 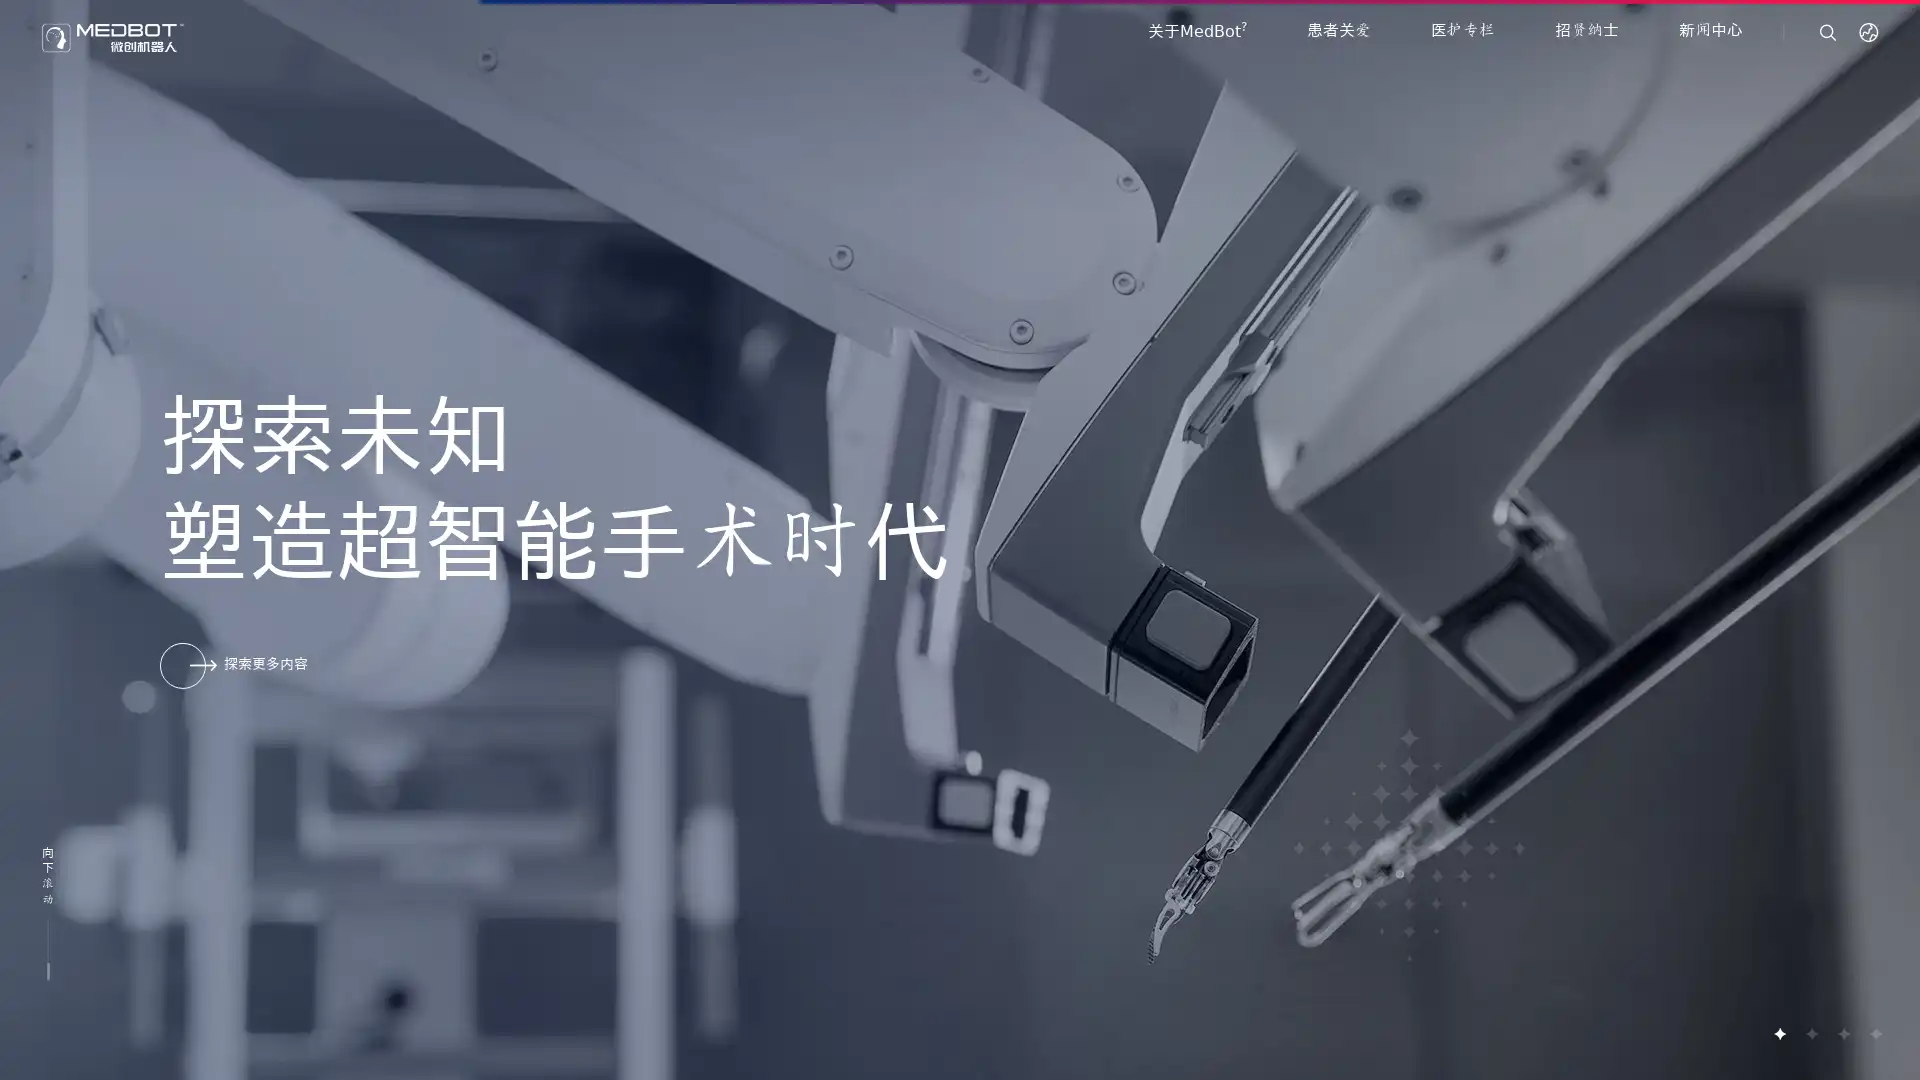 I want to click on Go to slide 3, so click(x=1842, y=1033).